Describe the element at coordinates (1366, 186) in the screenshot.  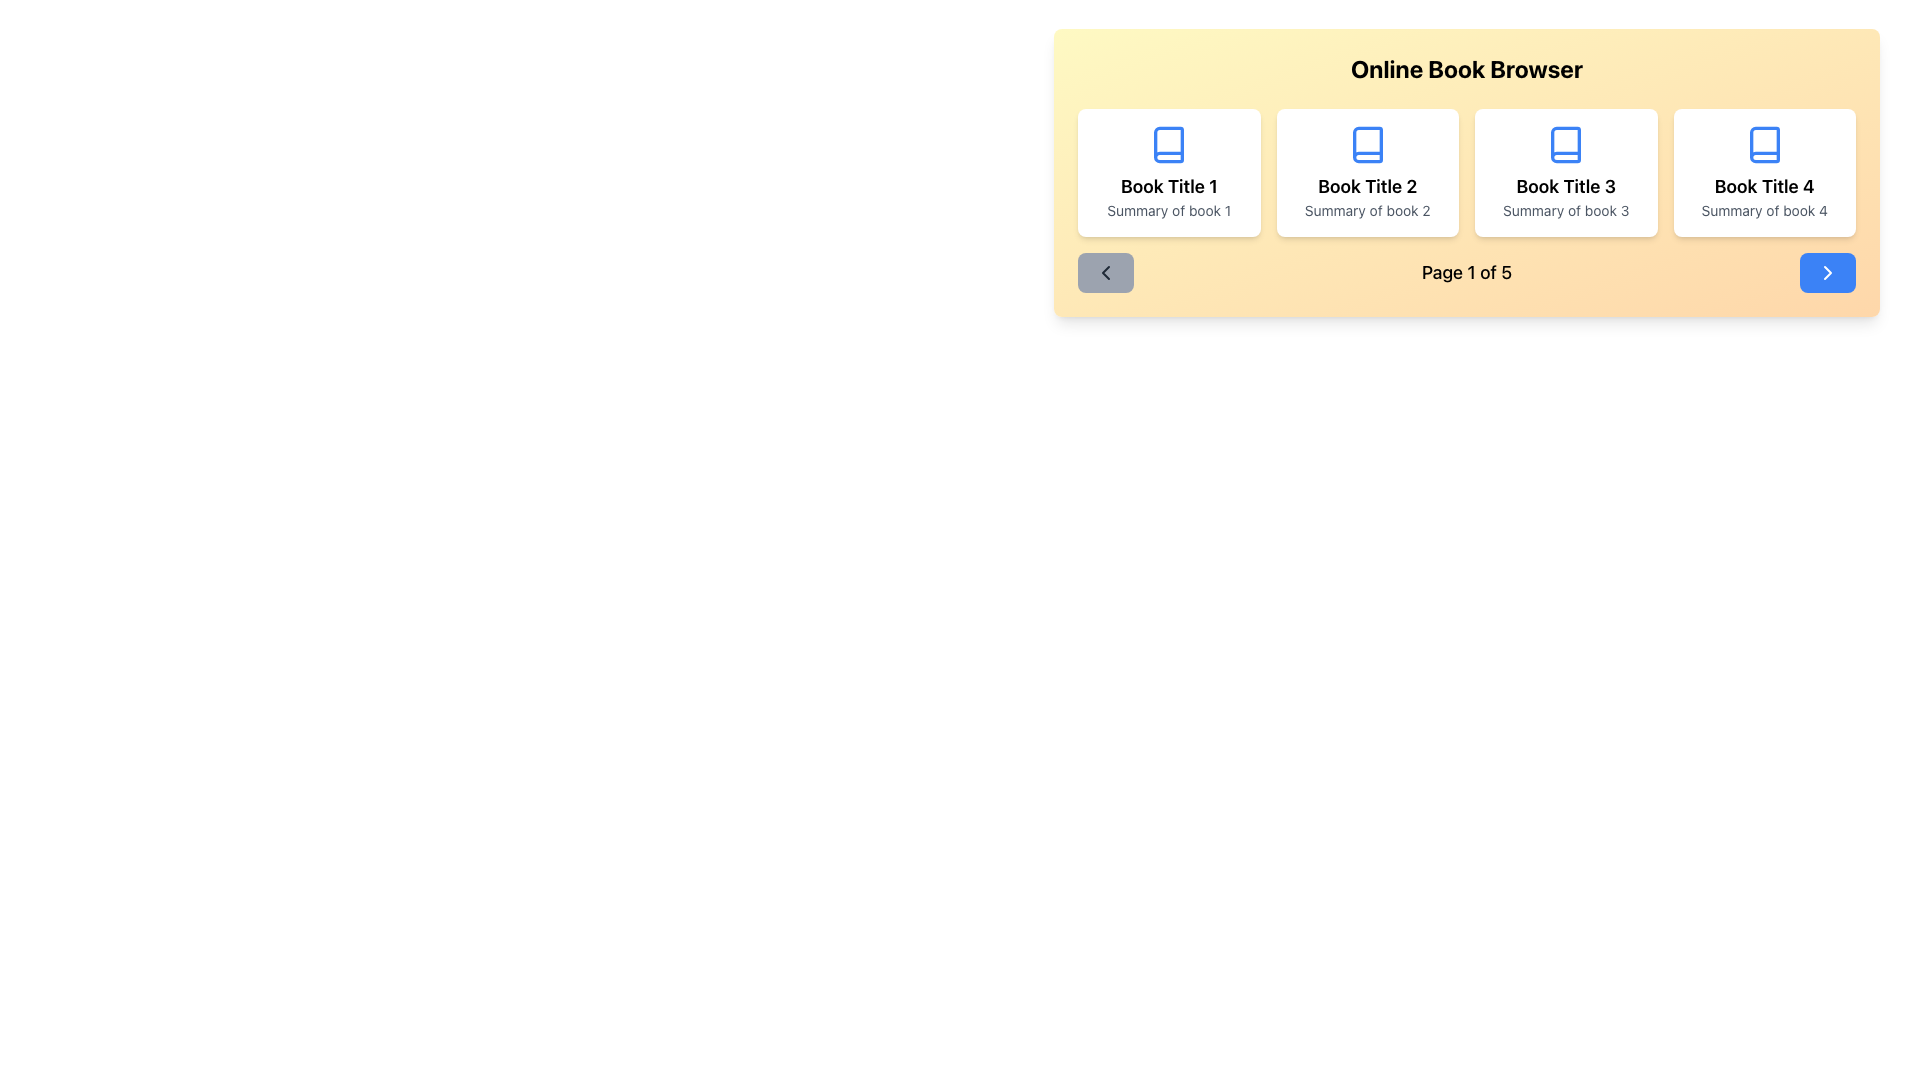
I see `text label displaying 'Book Title 2', which is centered within the second card from the left in the book collection` at that location.